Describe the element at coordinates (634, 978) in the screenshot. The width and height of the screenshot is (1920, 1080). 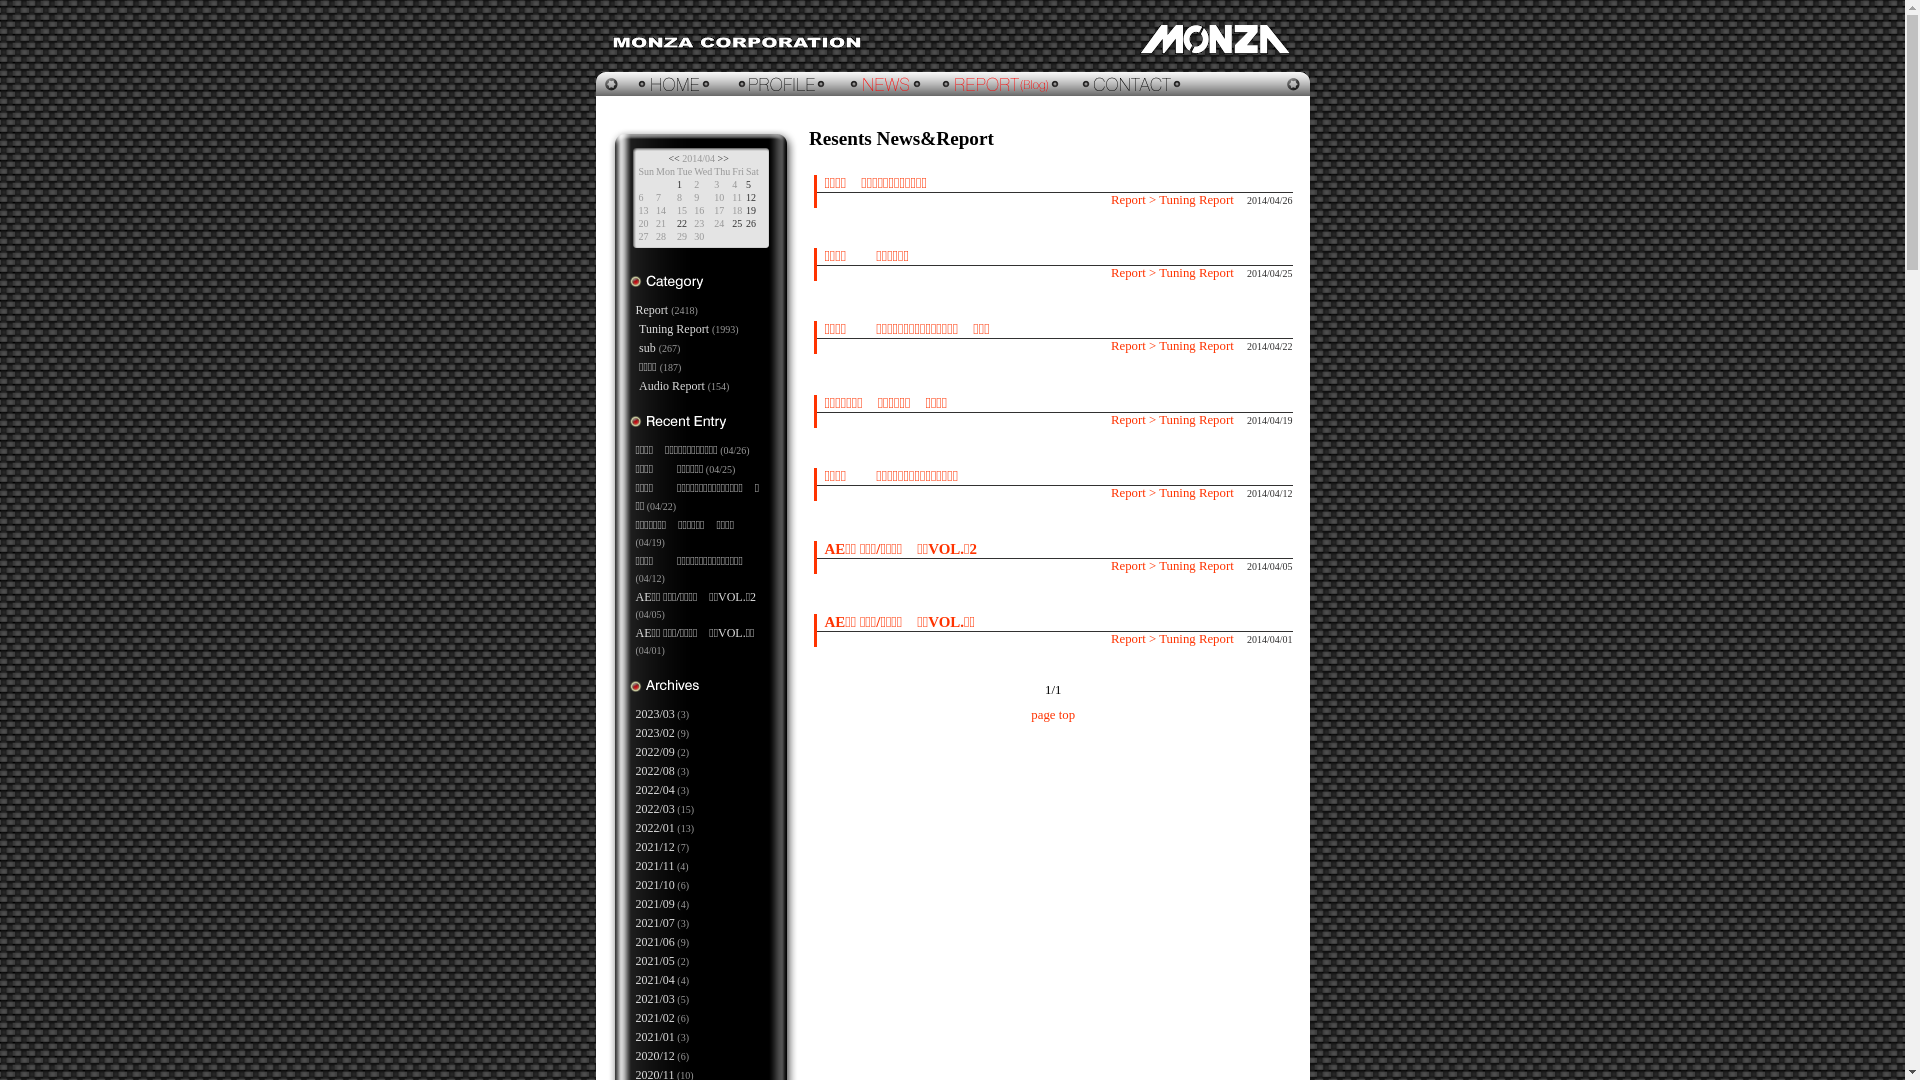
I see `'2021/04'` at that location.